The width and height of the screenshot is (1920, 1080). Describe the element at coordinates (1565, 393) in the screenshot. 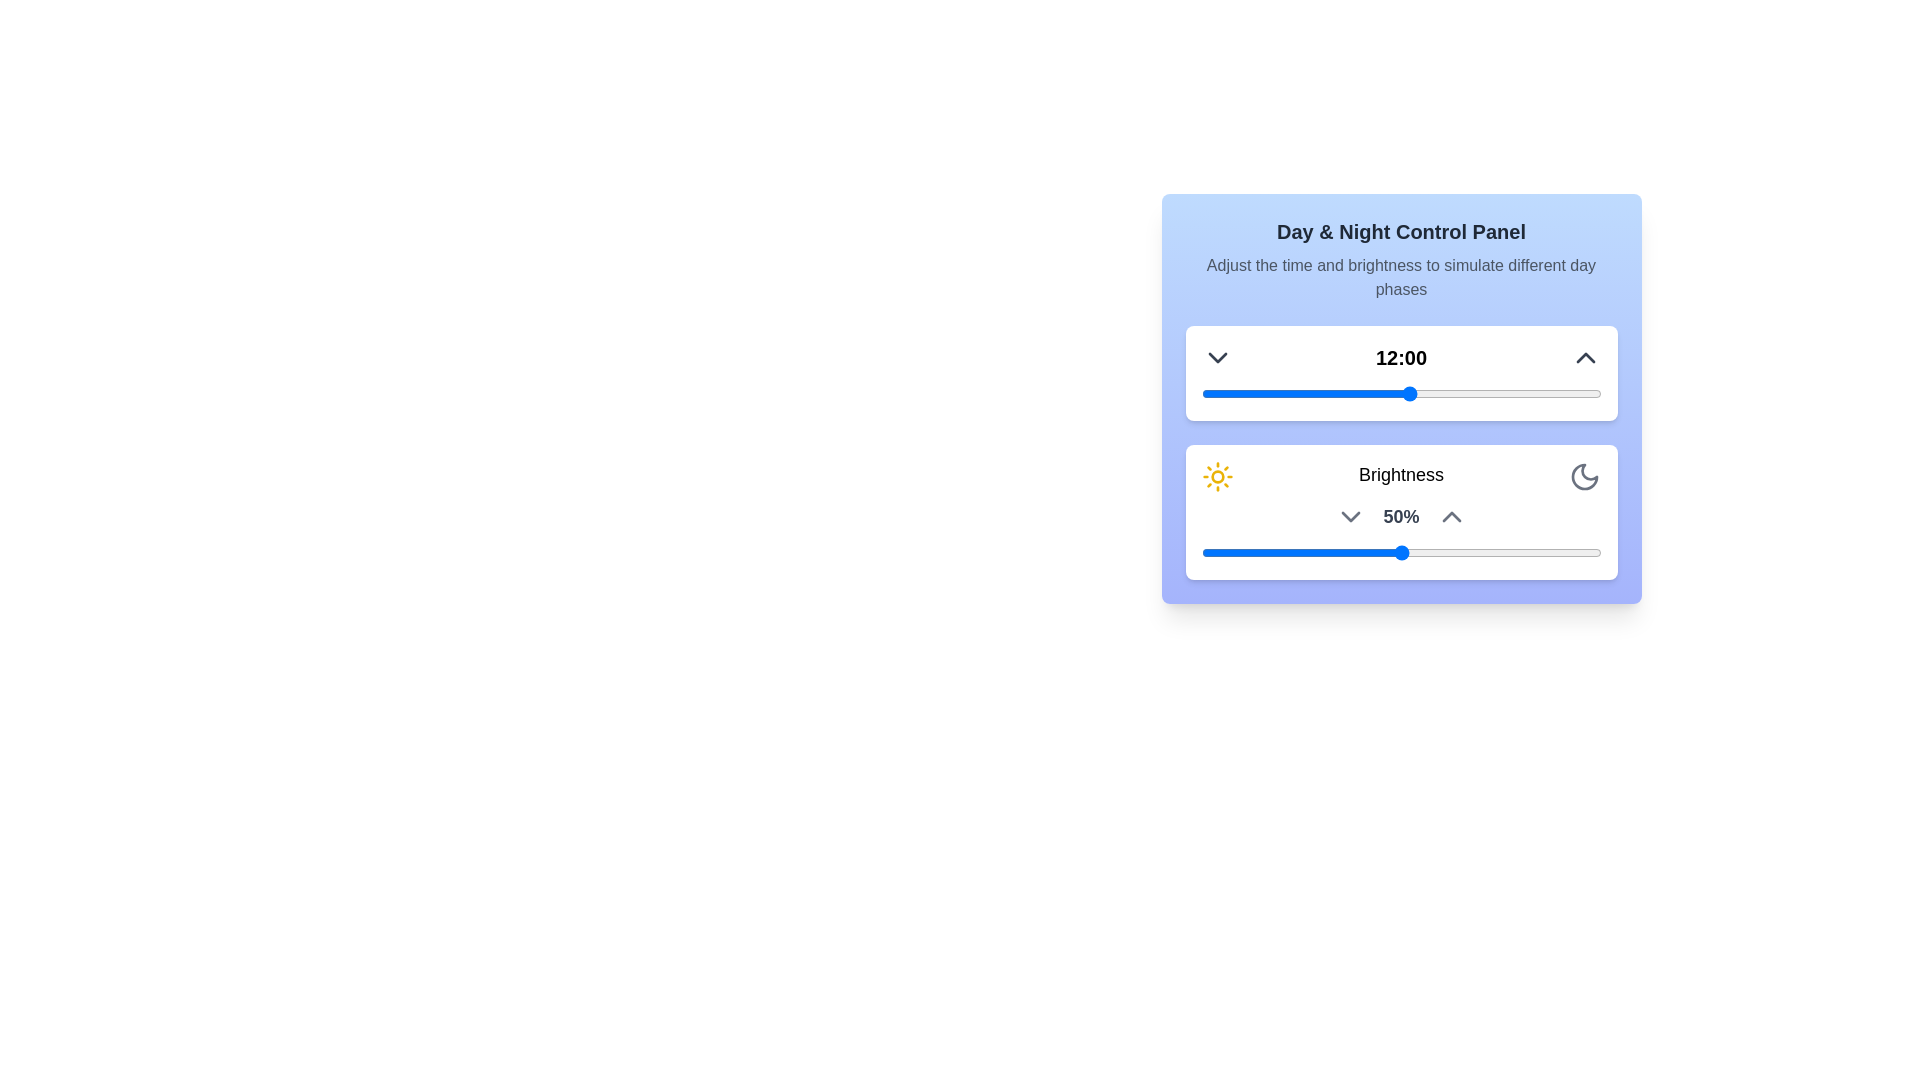

I see `time` at that location.